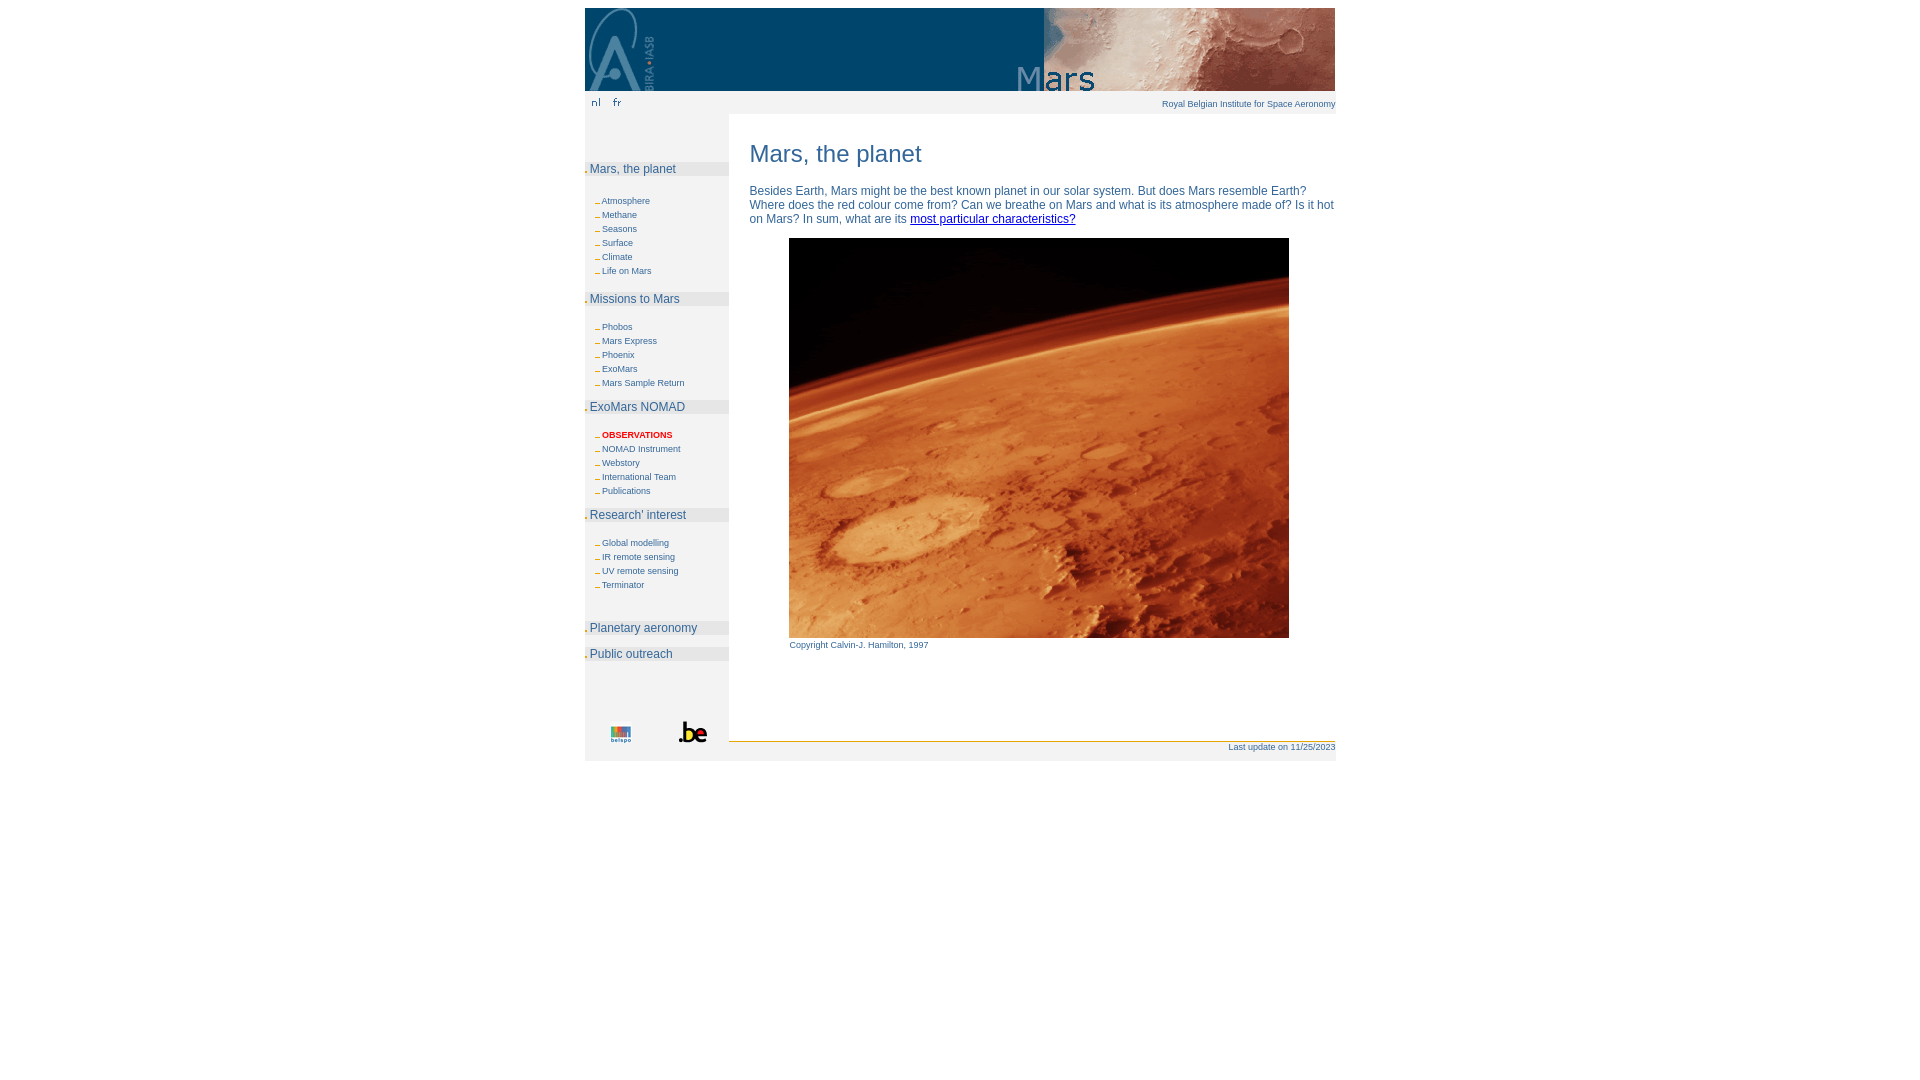 The image size is (1920, 1080). What do you see at coordinates (637, 477) in the screenshot?
I see `'International Team'` at bounding box center [637, 477].